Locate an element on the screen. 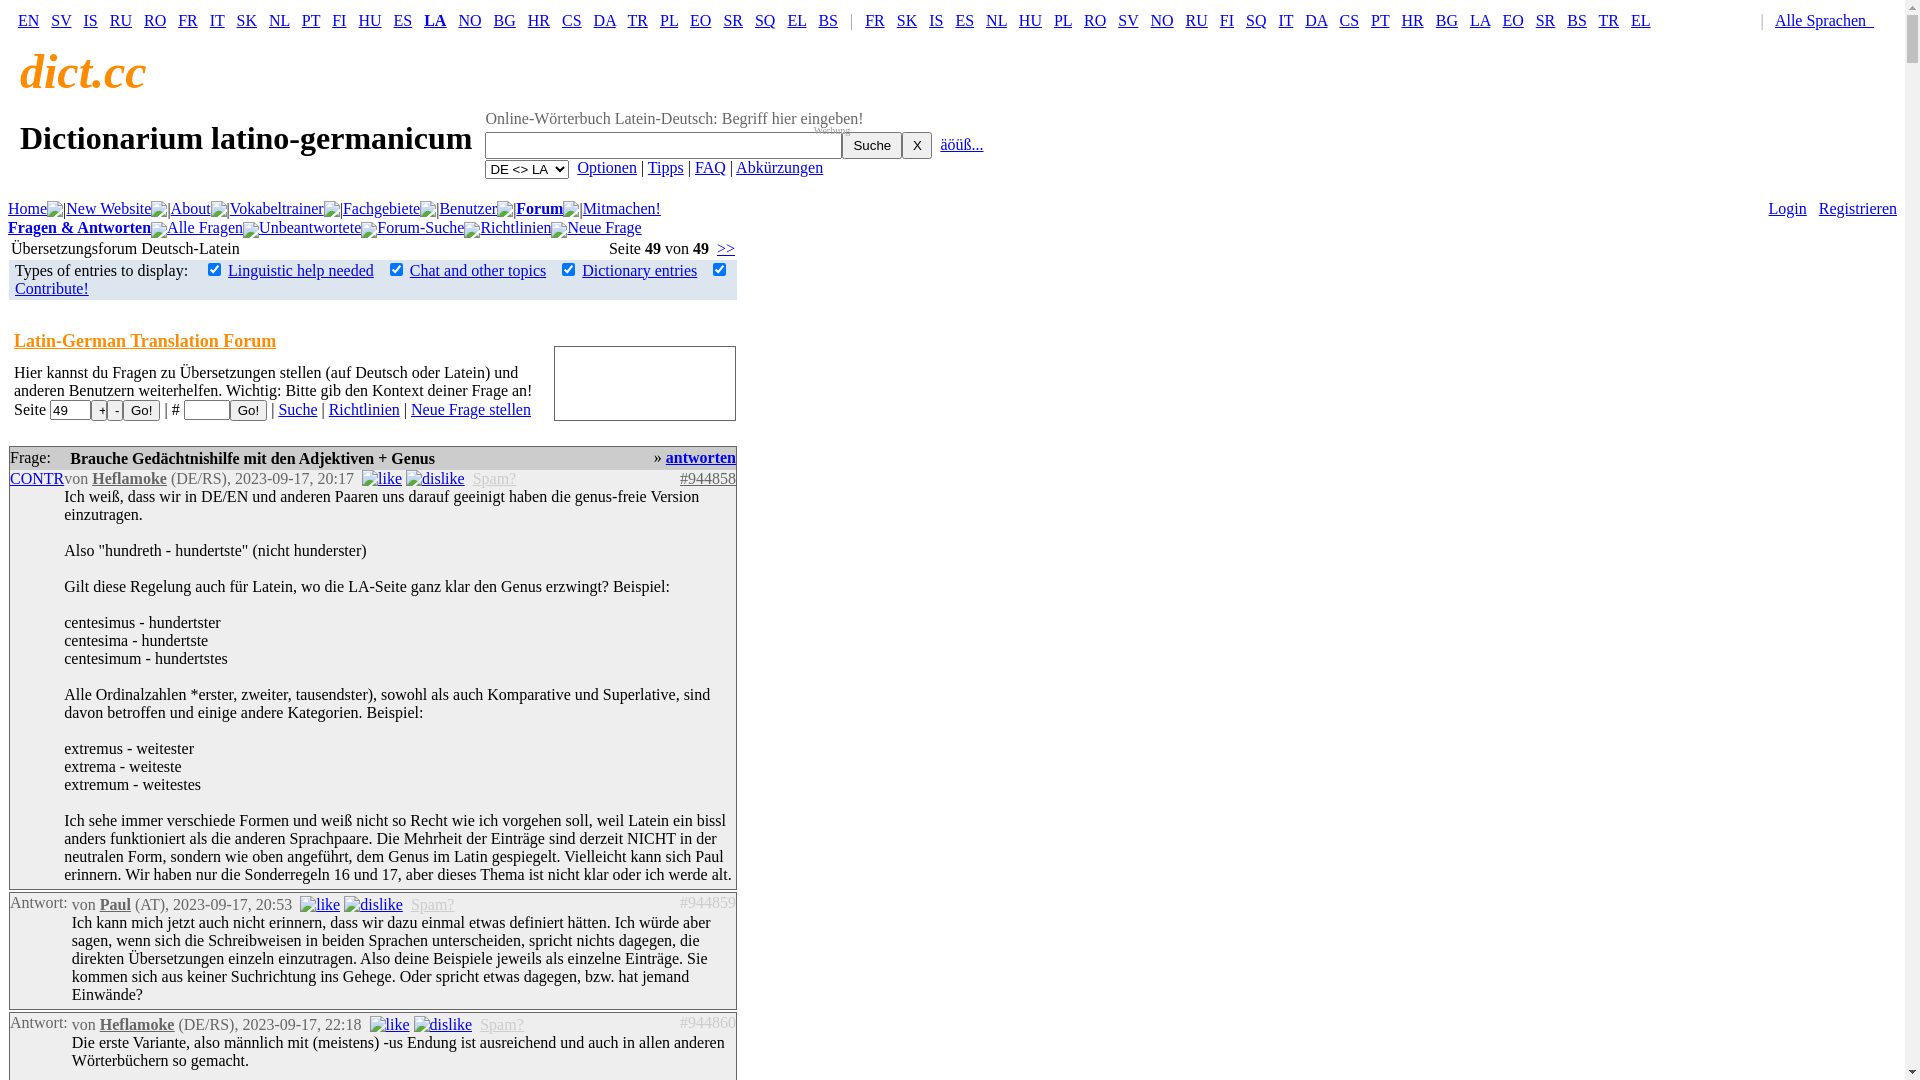 The image size is (1920, 1080). 'dict.cc' is located at coordinates (82, 70).